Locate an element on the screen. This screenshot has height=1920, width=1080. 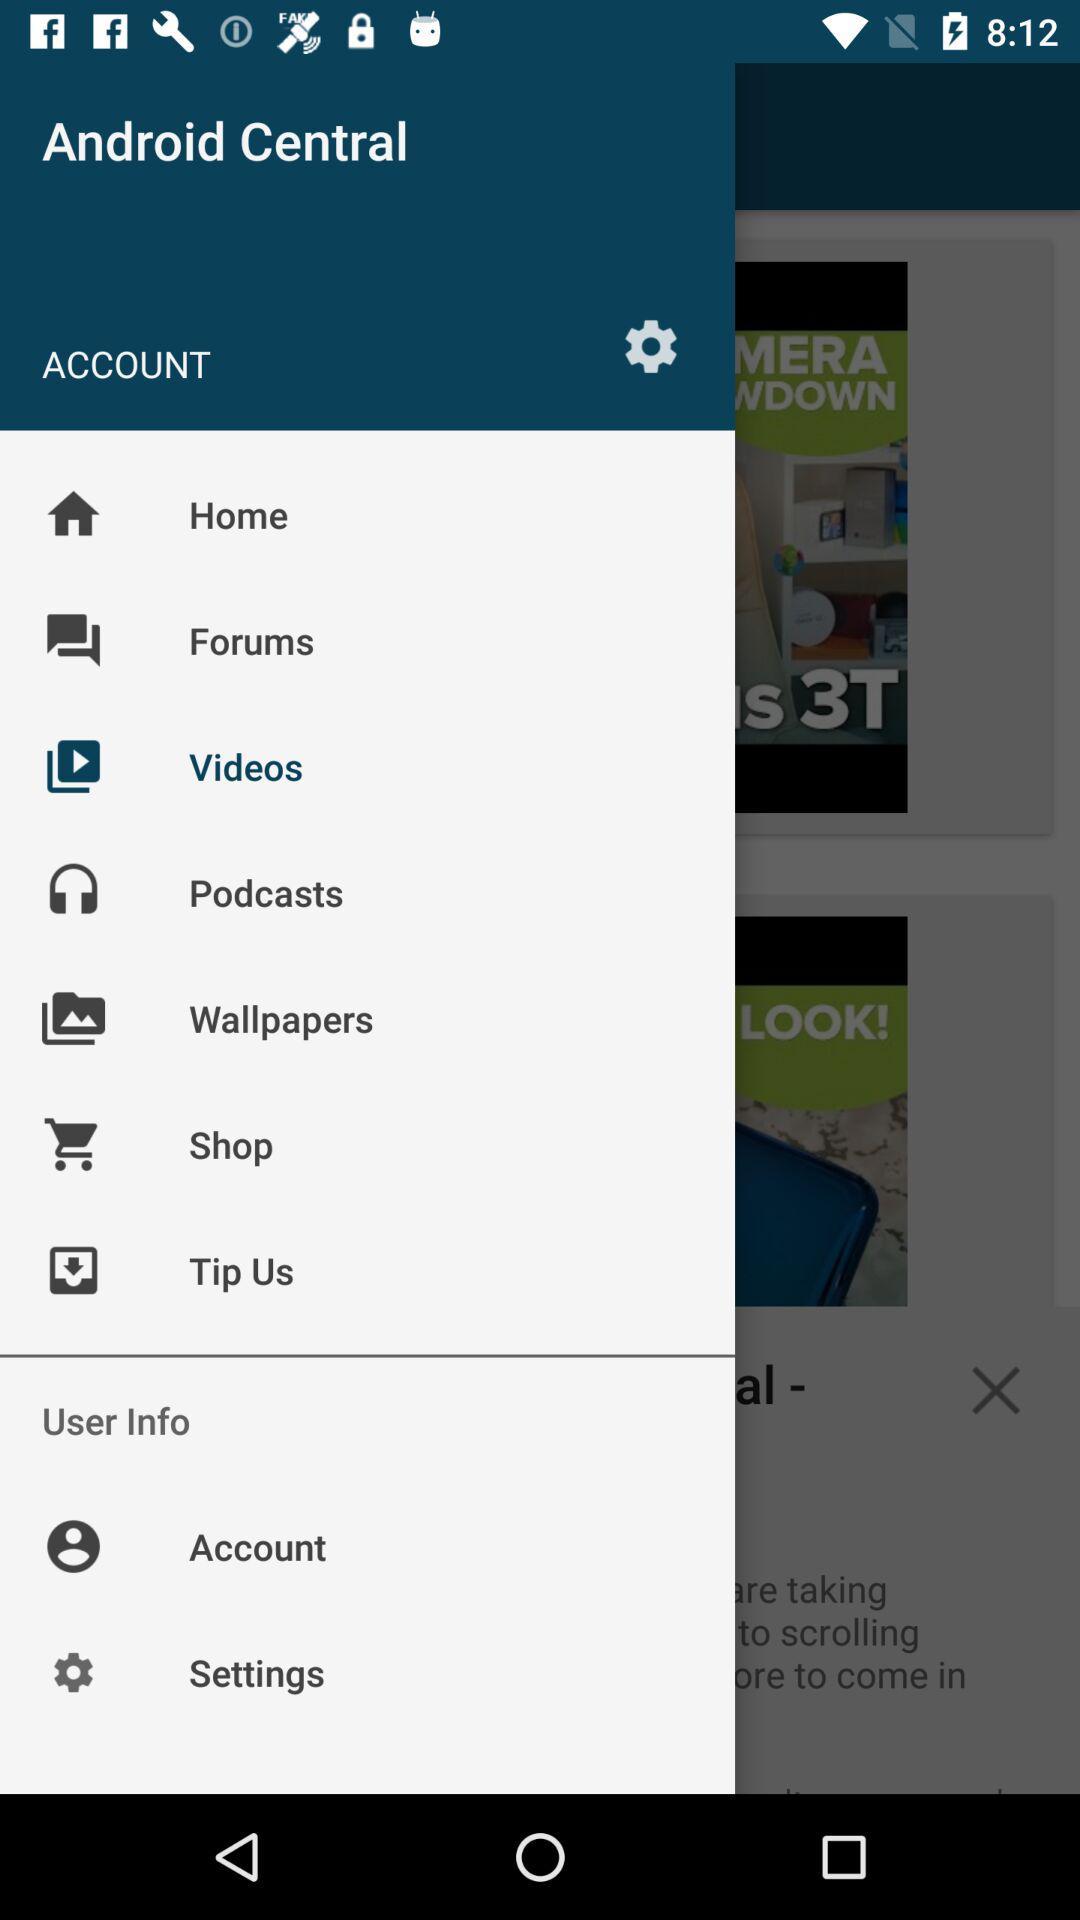
the close icon is located at coordinates (995, 1389).